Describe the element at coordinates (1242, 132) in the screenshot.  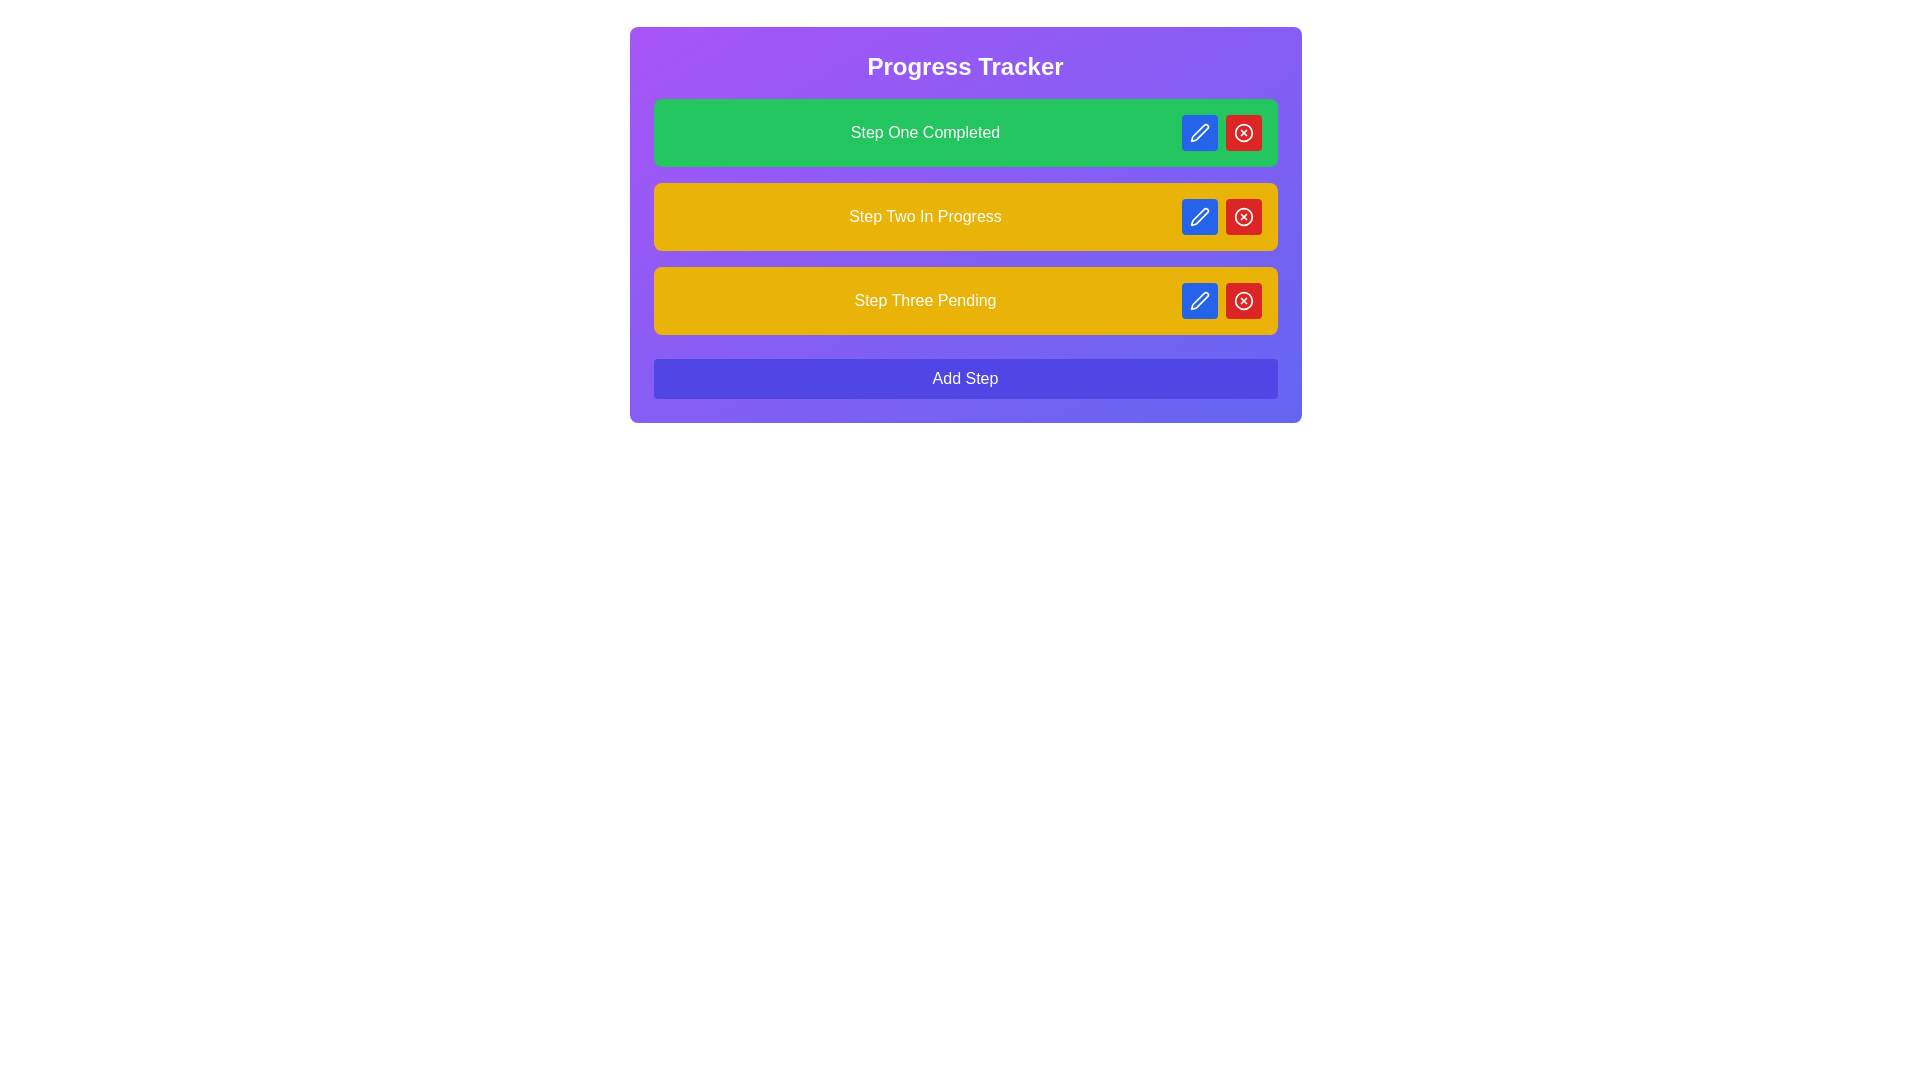
I see `the circular red icon indicating 'Step One Completed' in the progress tracker interface` at that location.